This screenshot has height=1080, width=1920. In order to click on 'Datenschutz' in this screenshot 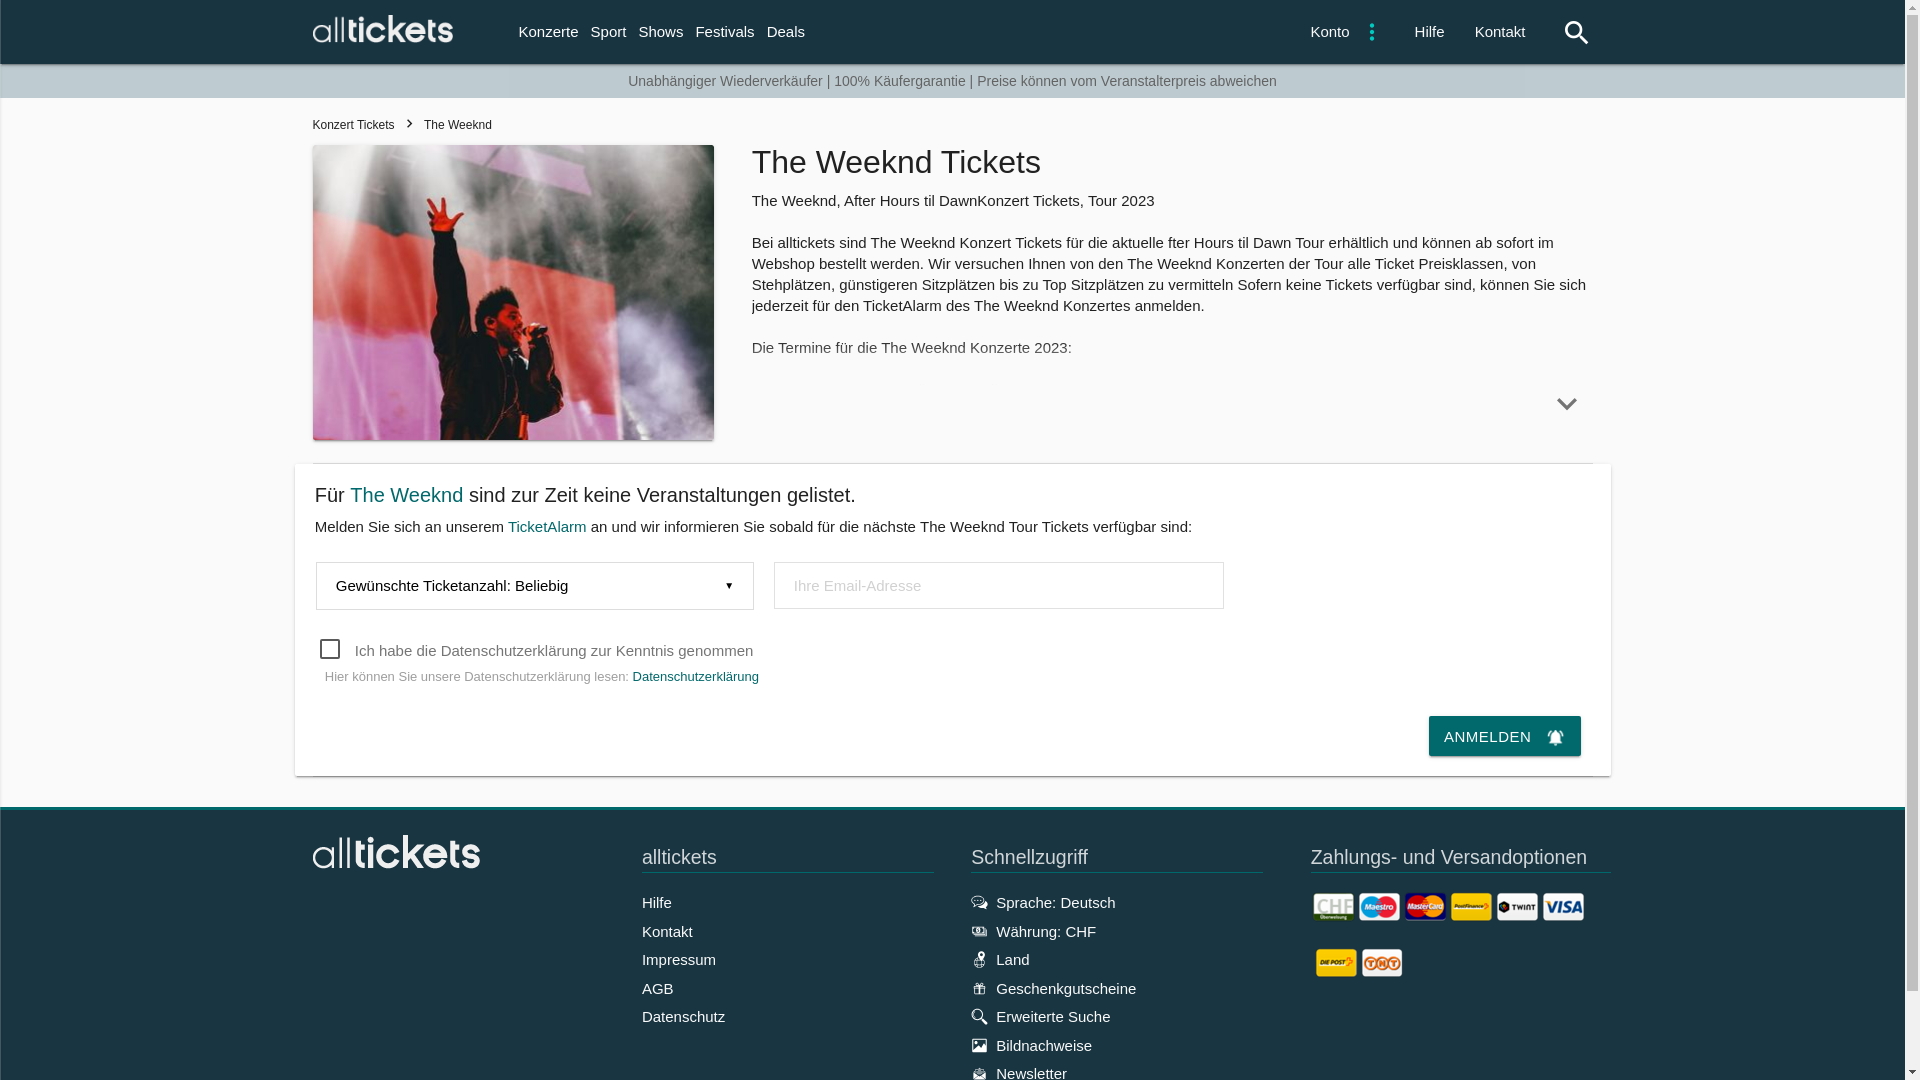, I will do `click(683, 1016)`.